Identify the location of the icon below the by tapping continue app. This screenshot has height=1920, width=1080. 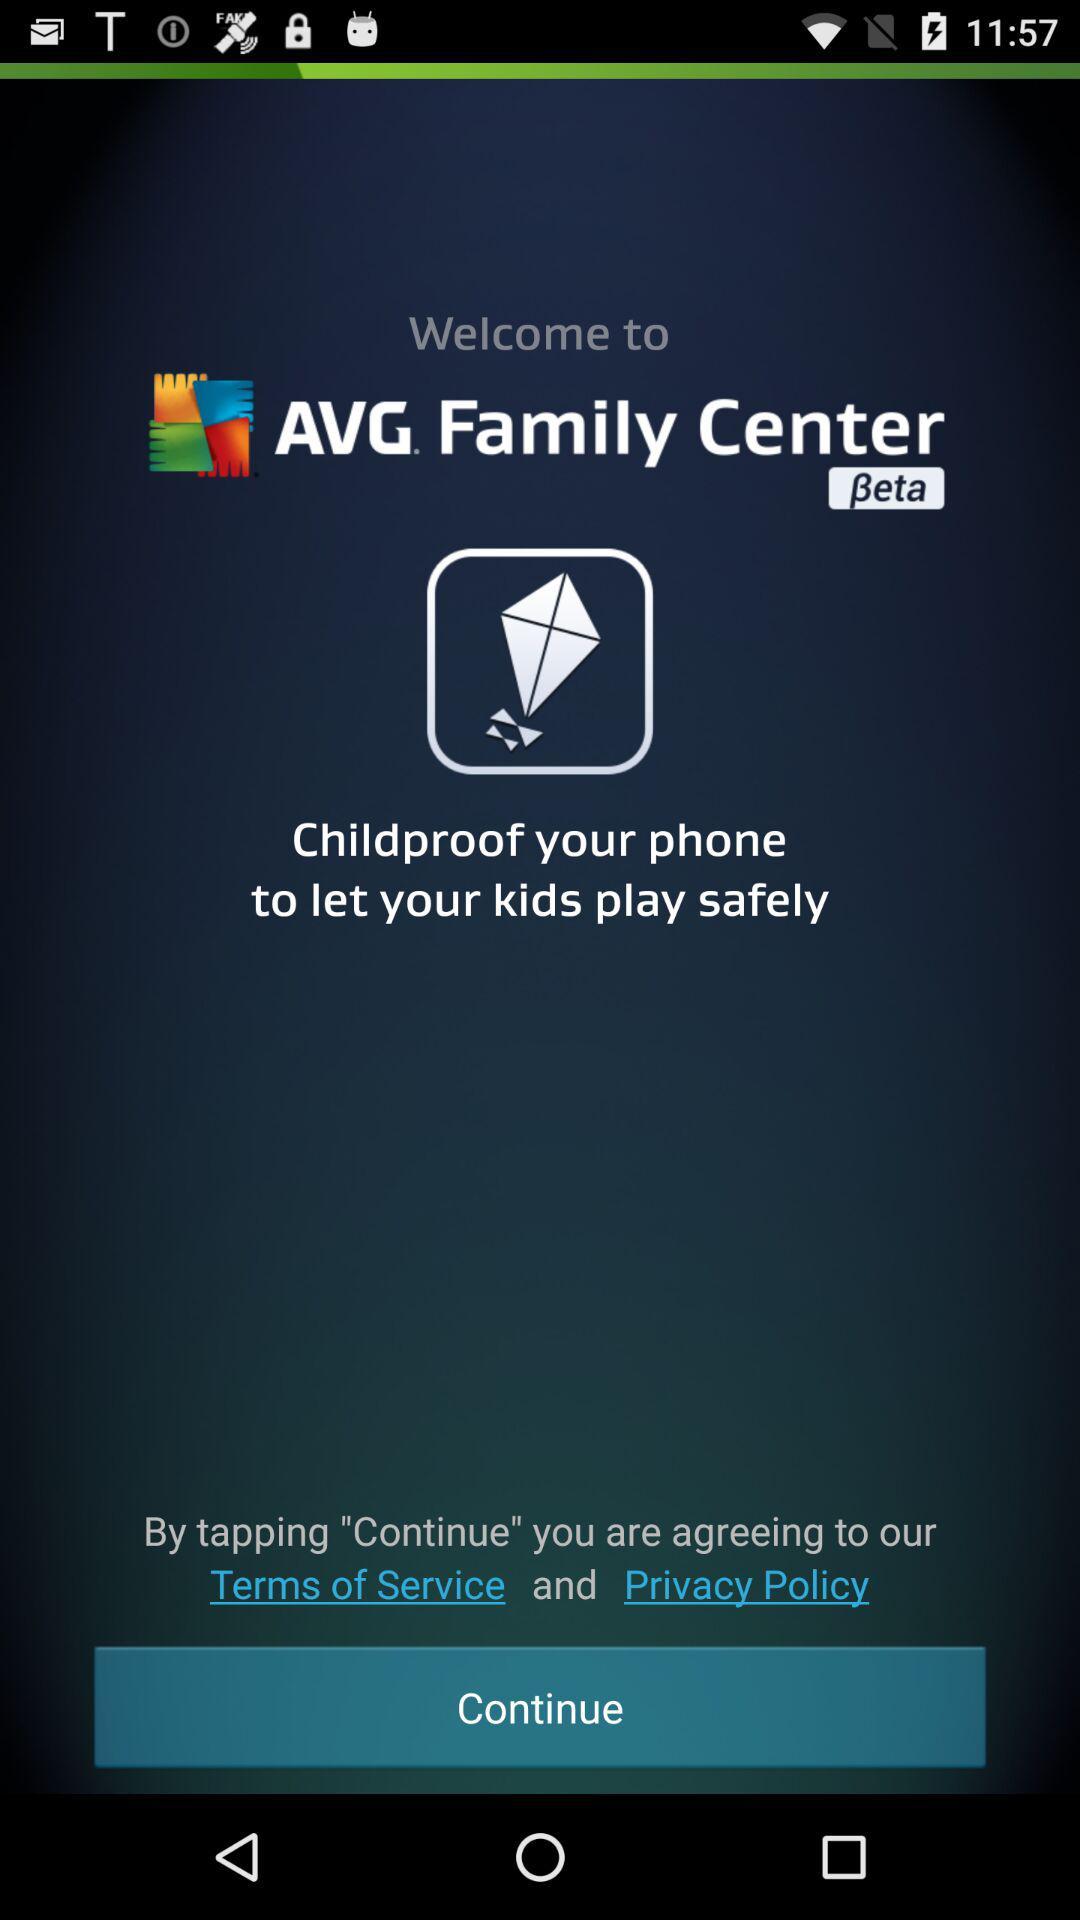
(746, 1582).